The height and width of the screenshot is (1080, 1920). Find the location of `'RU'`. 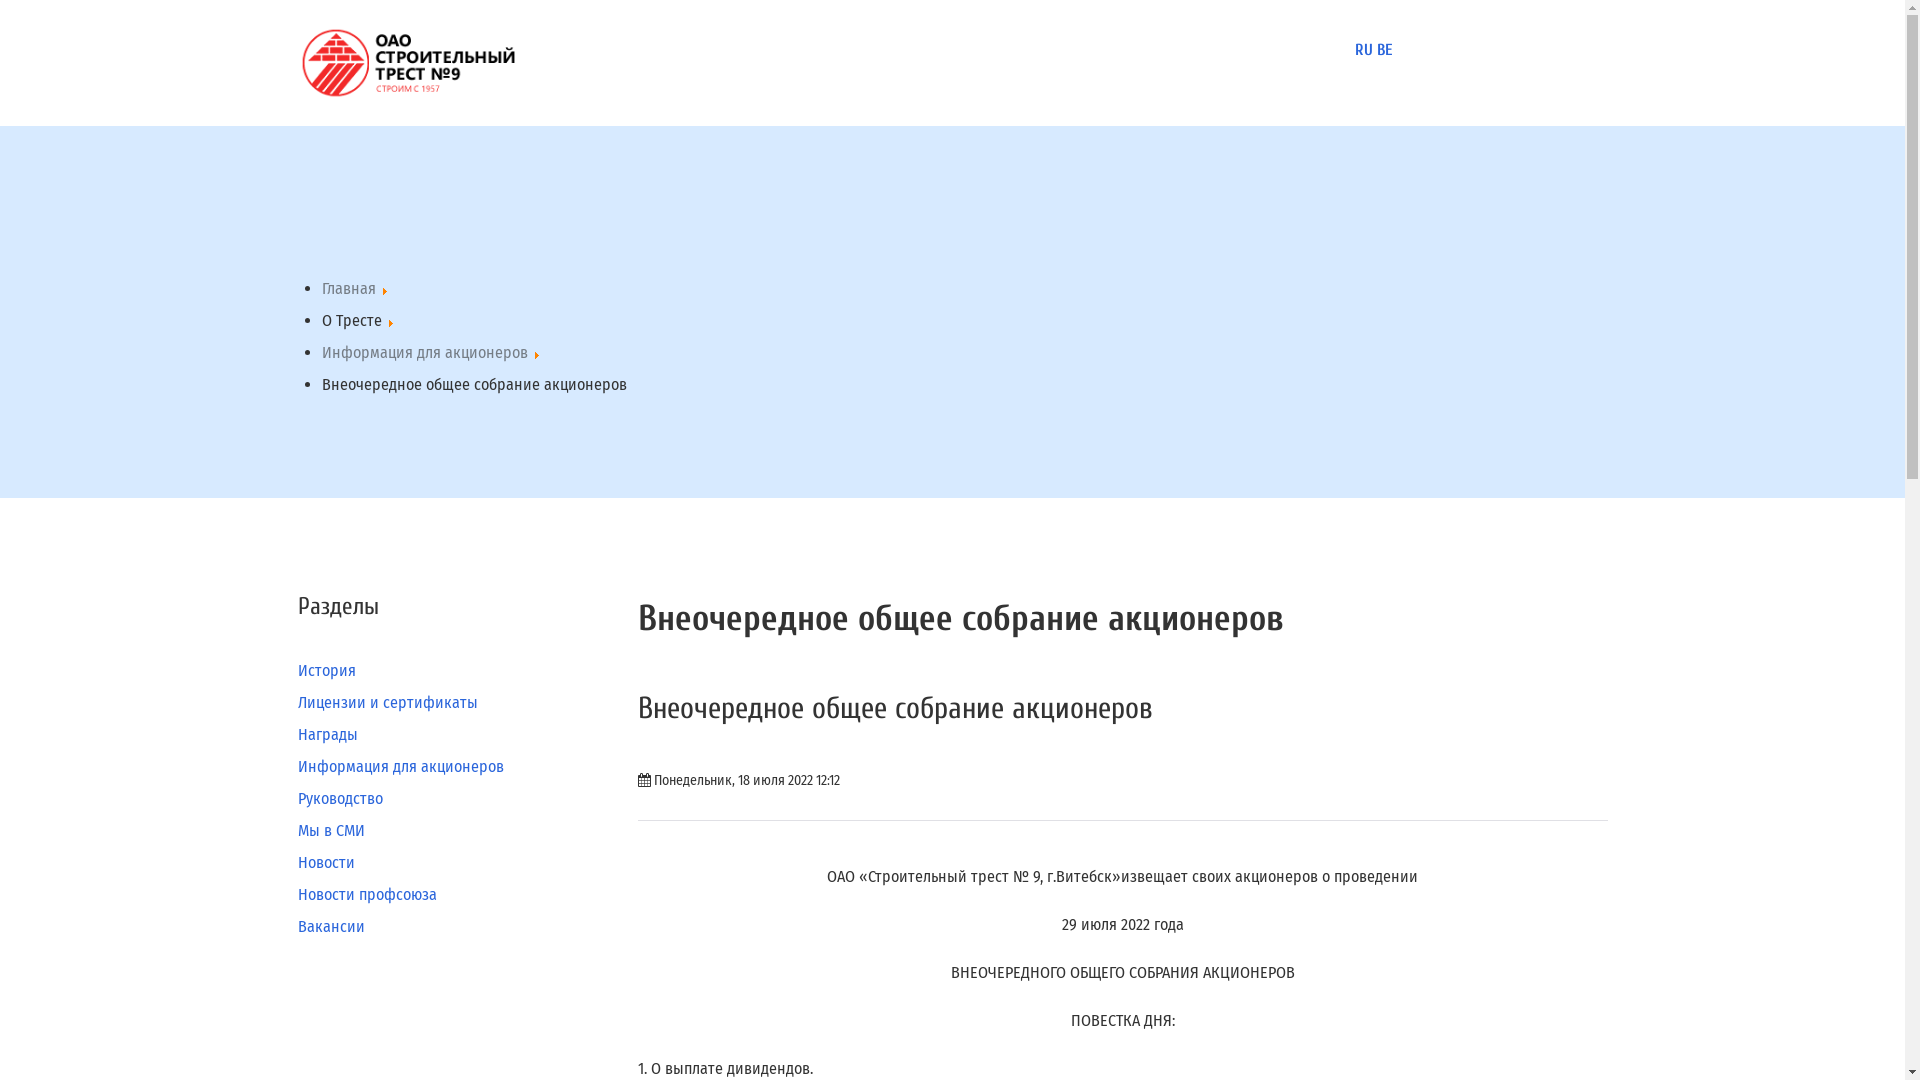

'RU' is located at coordinates (1362, 49).